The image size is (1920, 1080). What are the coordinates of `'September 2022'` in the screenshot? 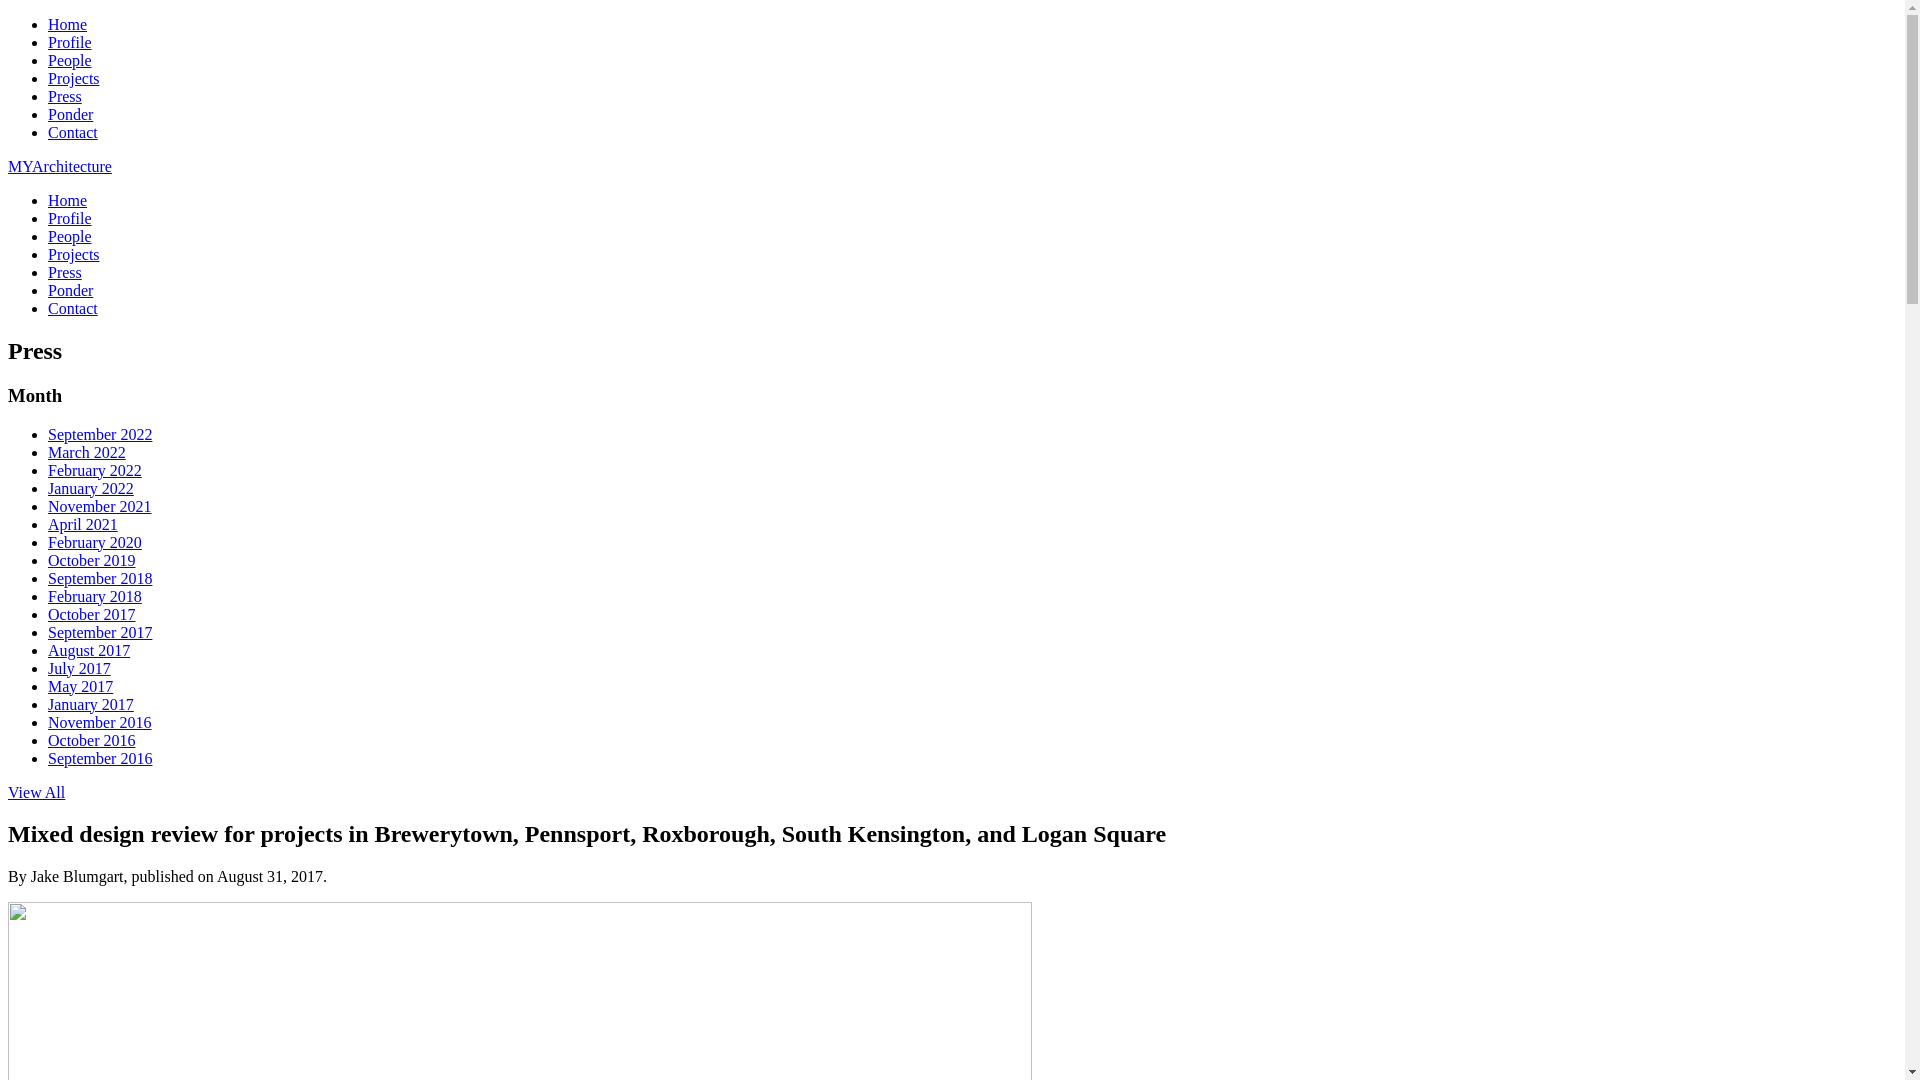 It's located at (99, 433).